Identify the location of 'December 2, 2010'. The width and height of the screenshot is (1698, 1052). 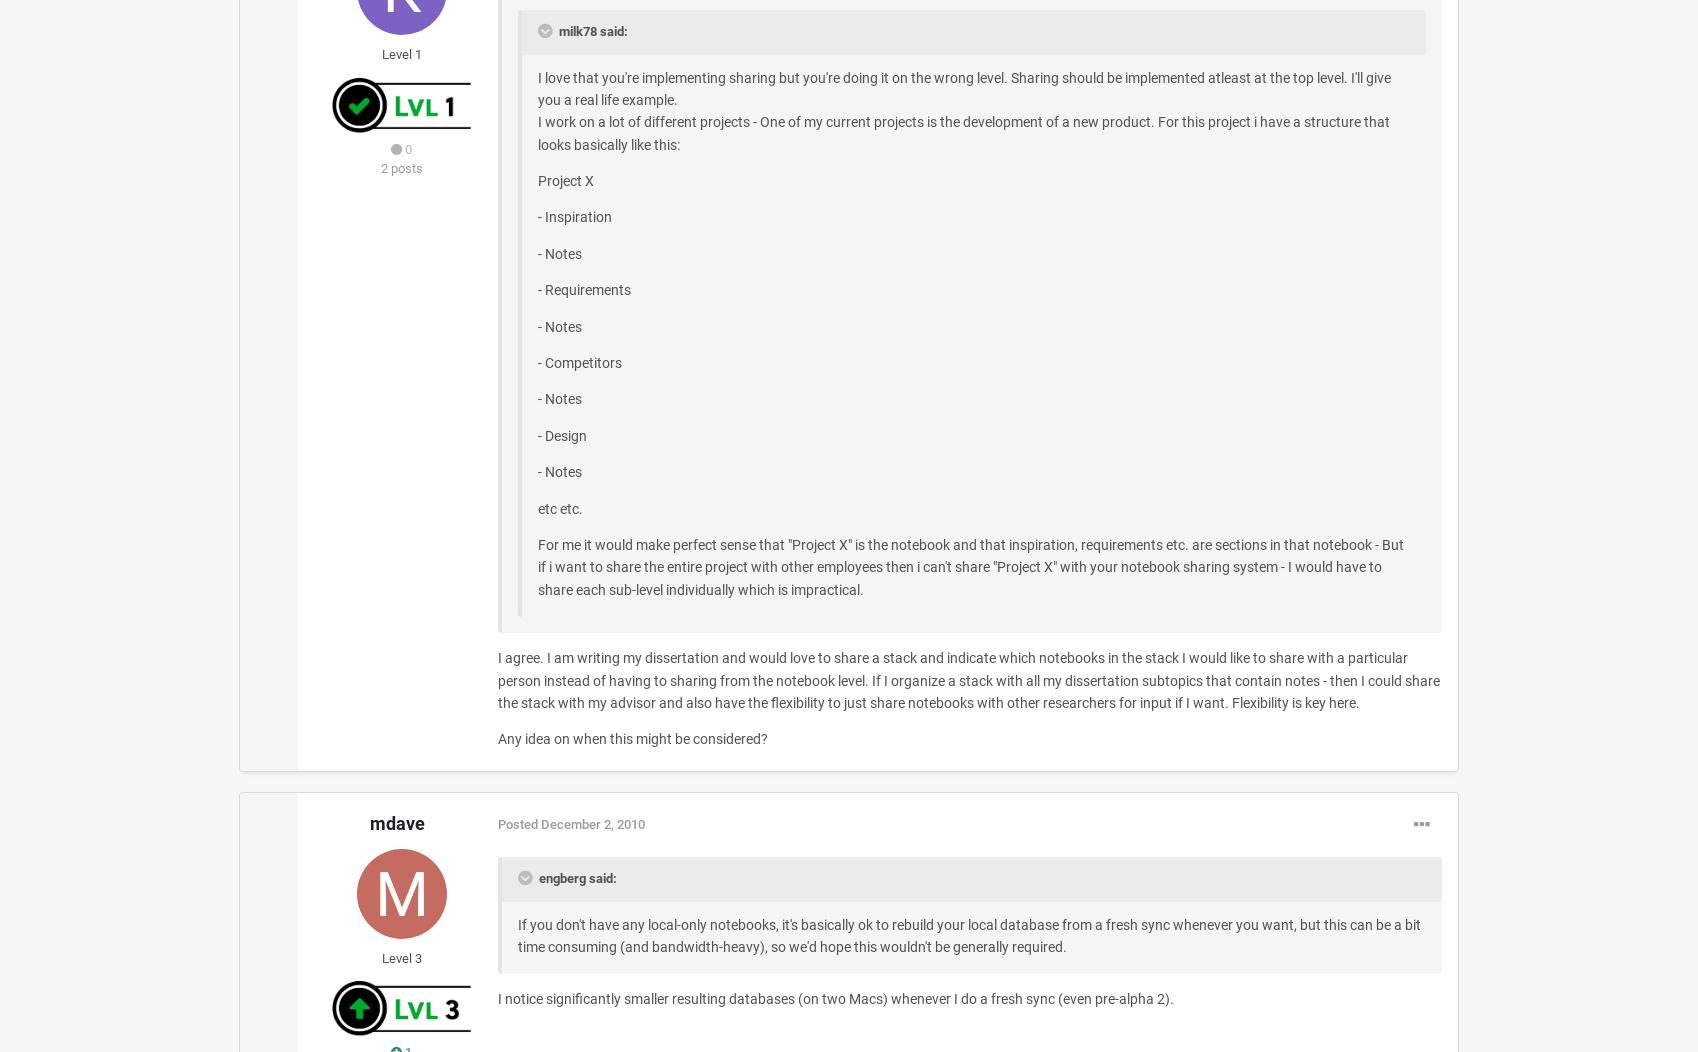
(591, 823).